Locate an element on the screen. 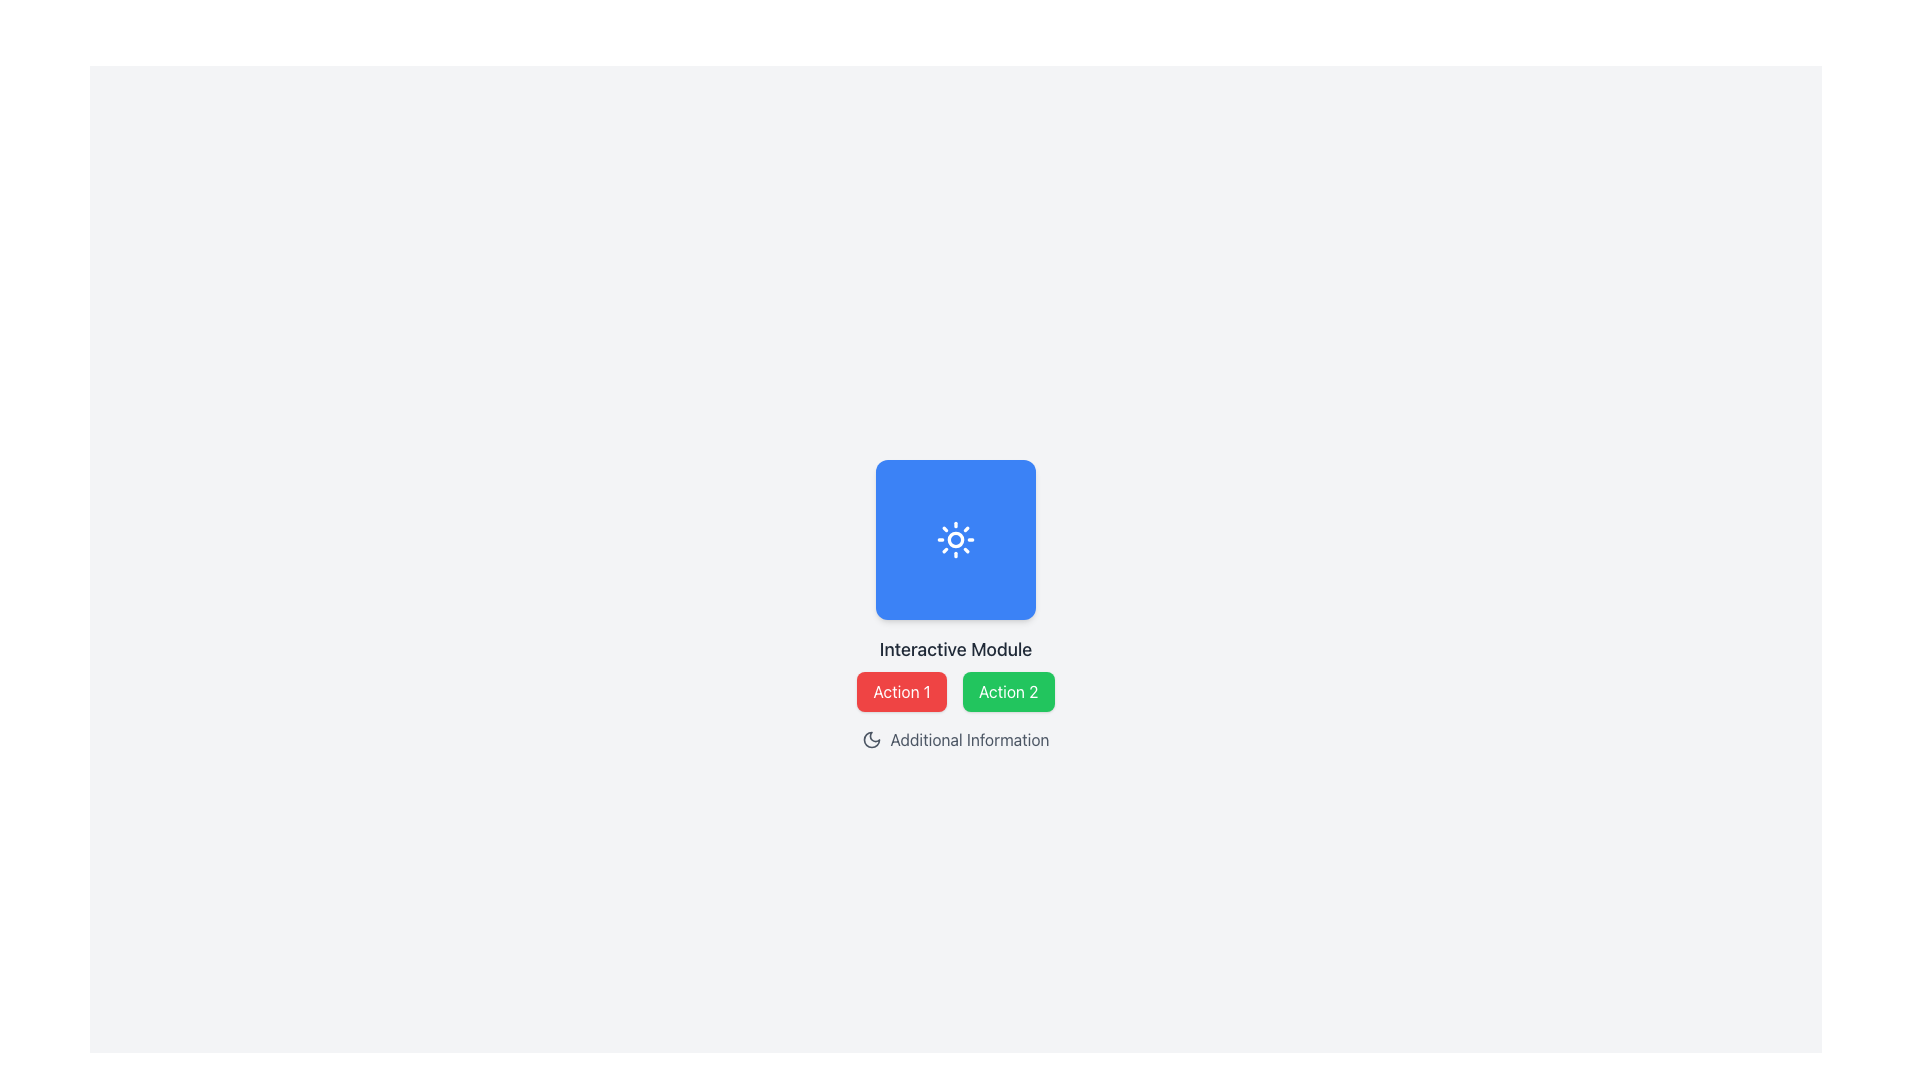  the button labeled 'Action 1', which is positioned directly below the blue interactive module and to the left of the green 'Action 2' button is located at coordinates (901, 690).